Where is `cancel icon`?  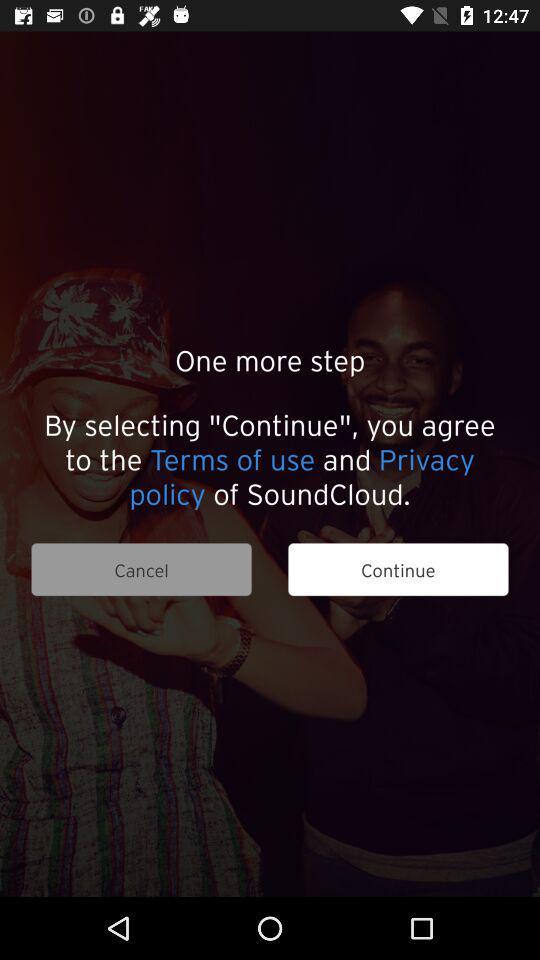 cancel icon is located at coordinates (140, 569).